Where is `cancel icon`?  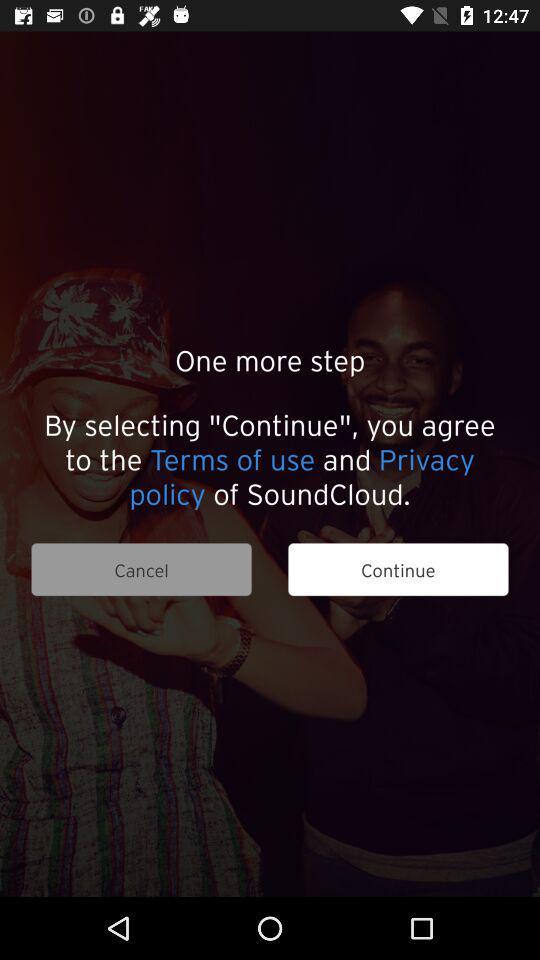 cancel icon is located at coordinates (140, 569).